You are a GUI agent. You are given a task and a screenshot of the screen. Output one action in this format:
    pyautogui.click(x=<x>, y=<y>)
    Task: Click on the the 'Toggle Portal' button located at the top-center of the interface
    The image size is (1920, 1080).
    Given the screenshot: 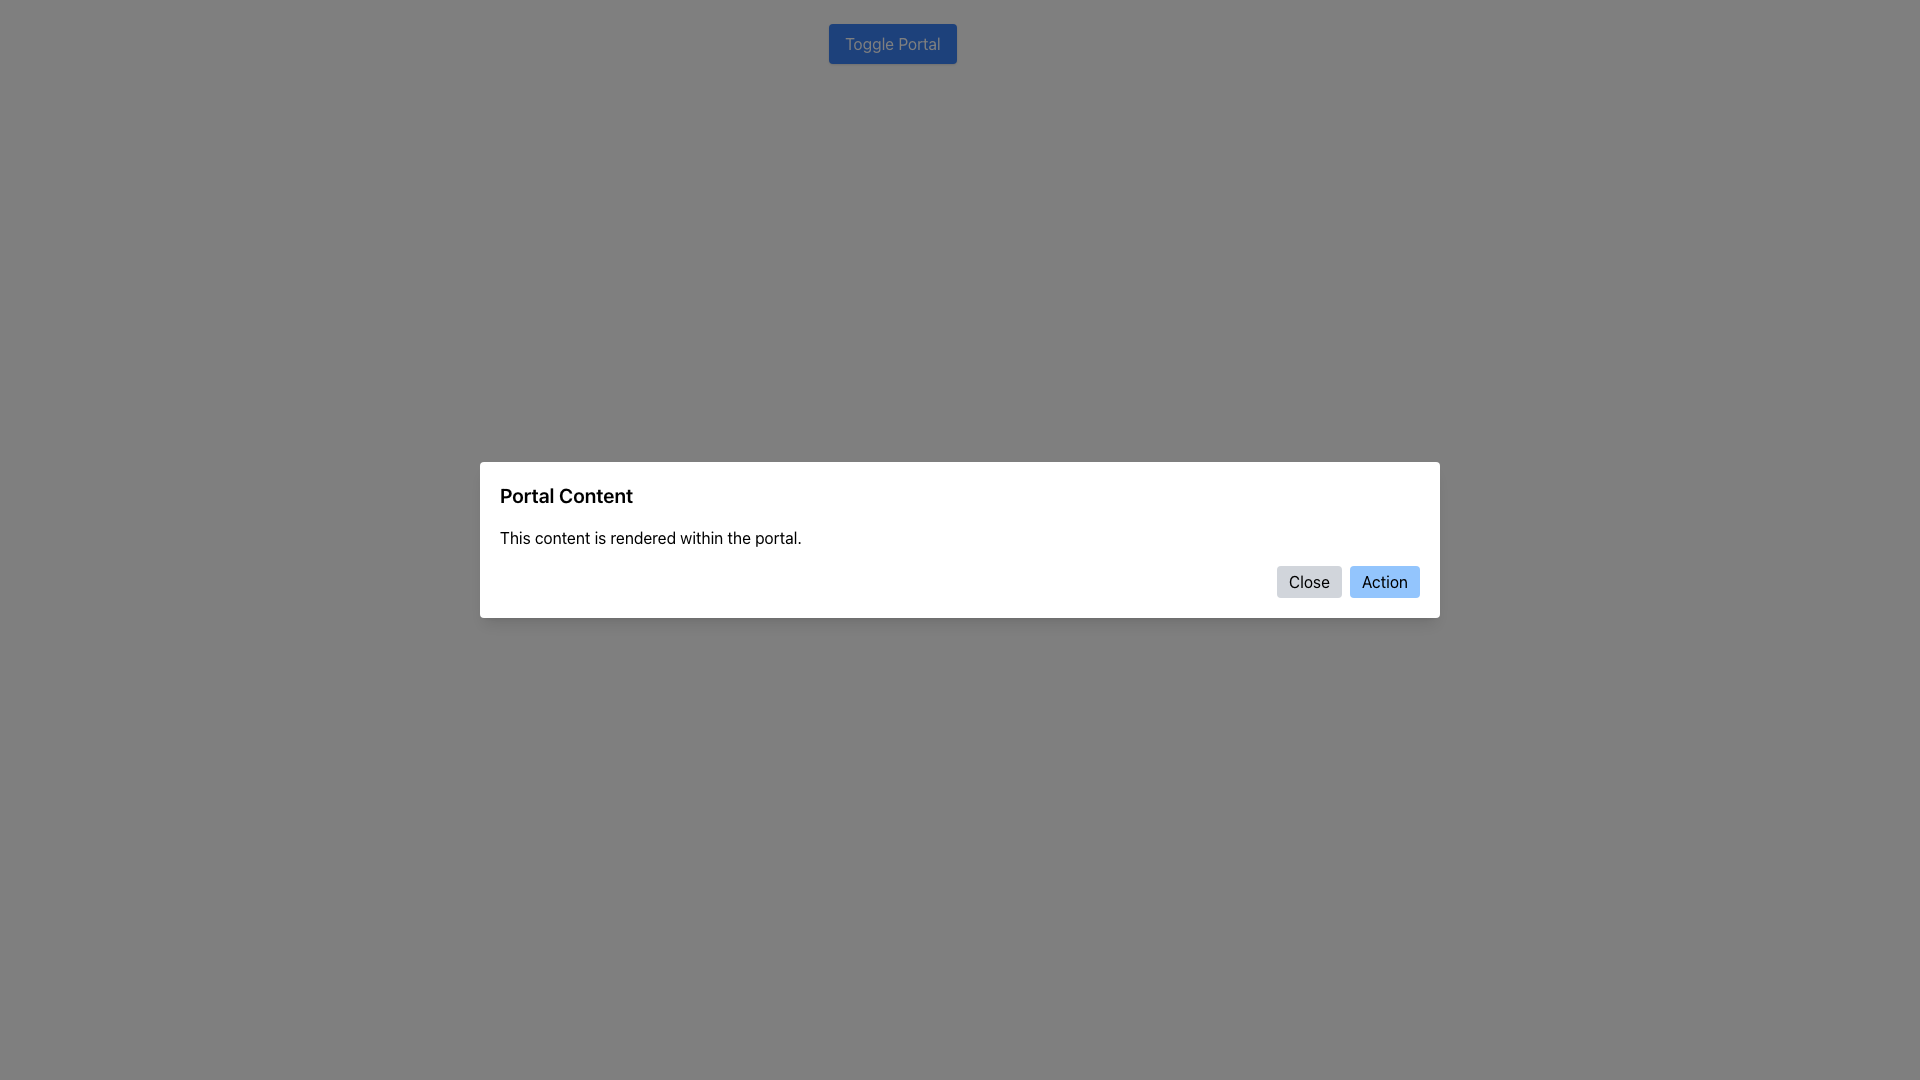 What is the action you would take?
    pyautogui.click(x=891, y=43)
    